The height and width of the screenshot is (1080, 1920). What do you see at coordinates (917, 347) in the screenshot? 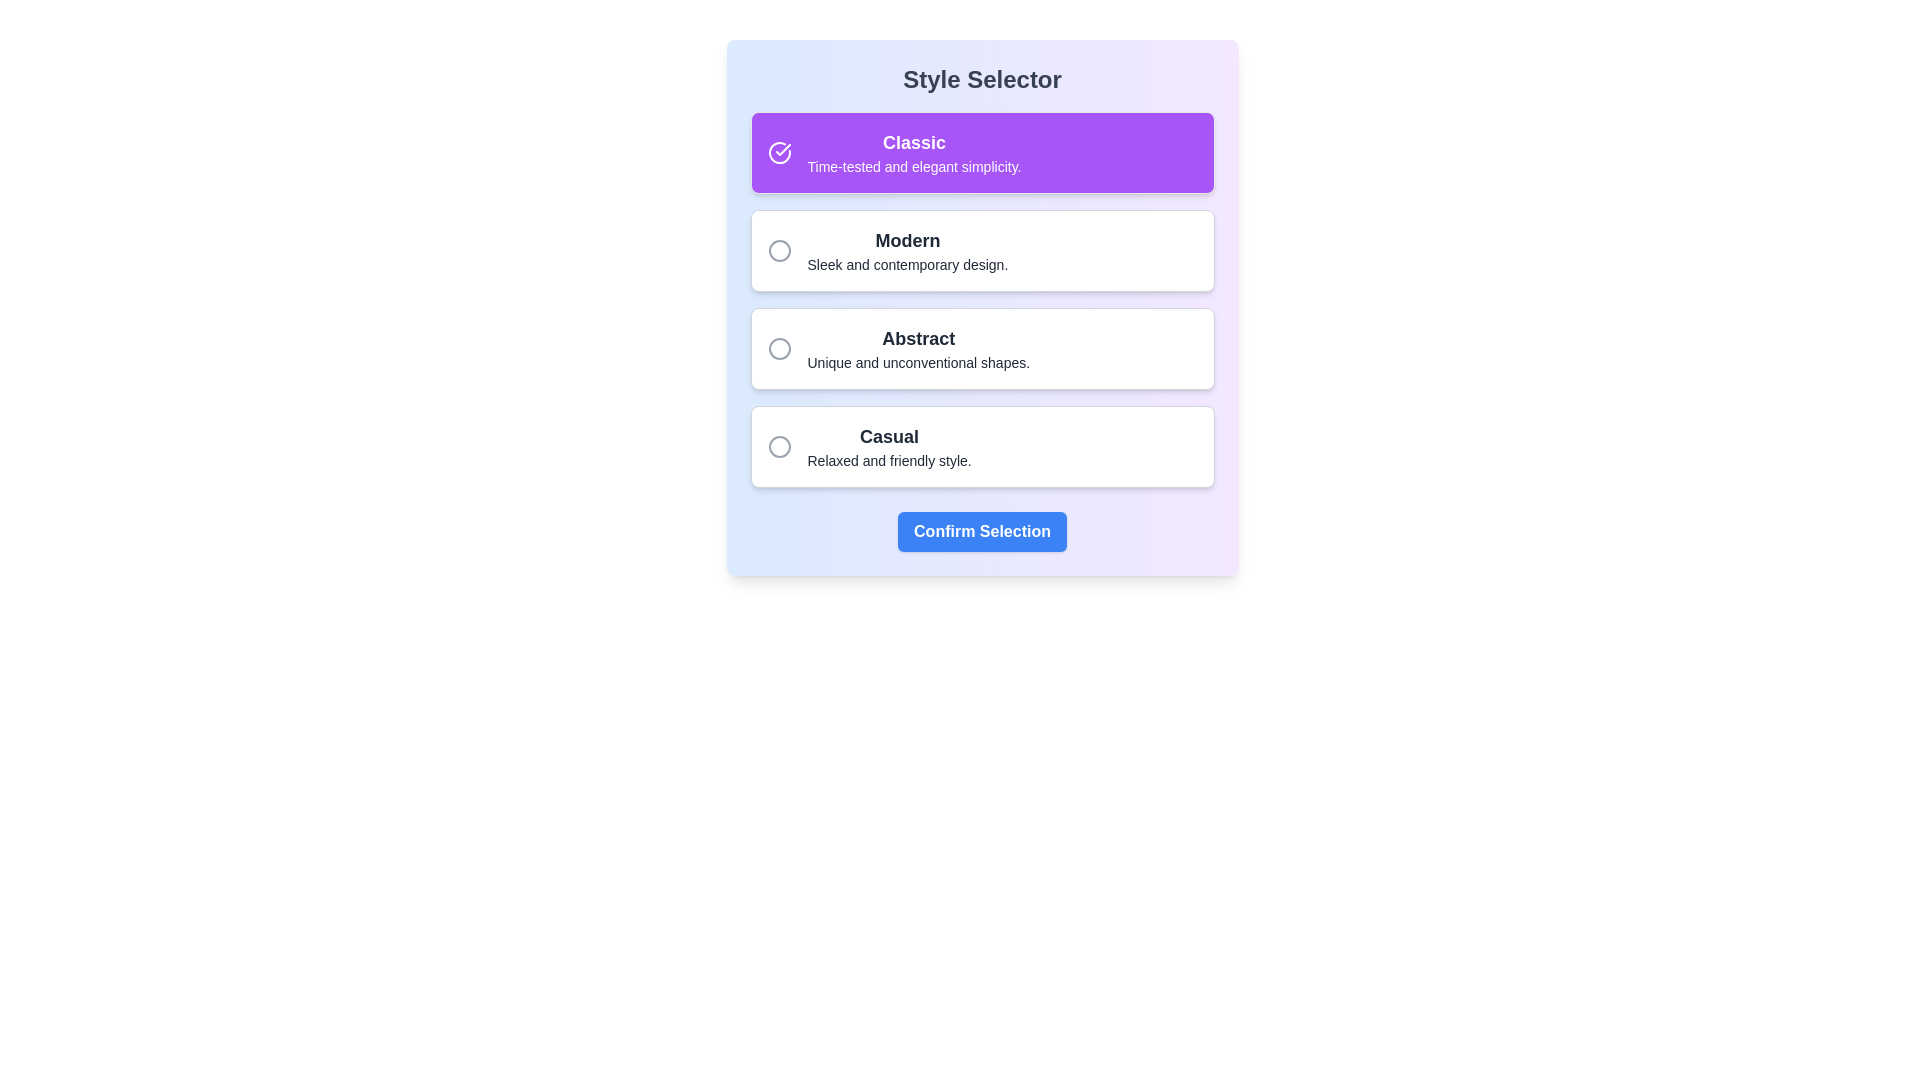
I see `the 'Abstract' style option within the selectable tile, which is the second option under the 'Style Selector' heading` at bounding box center [917, 347].